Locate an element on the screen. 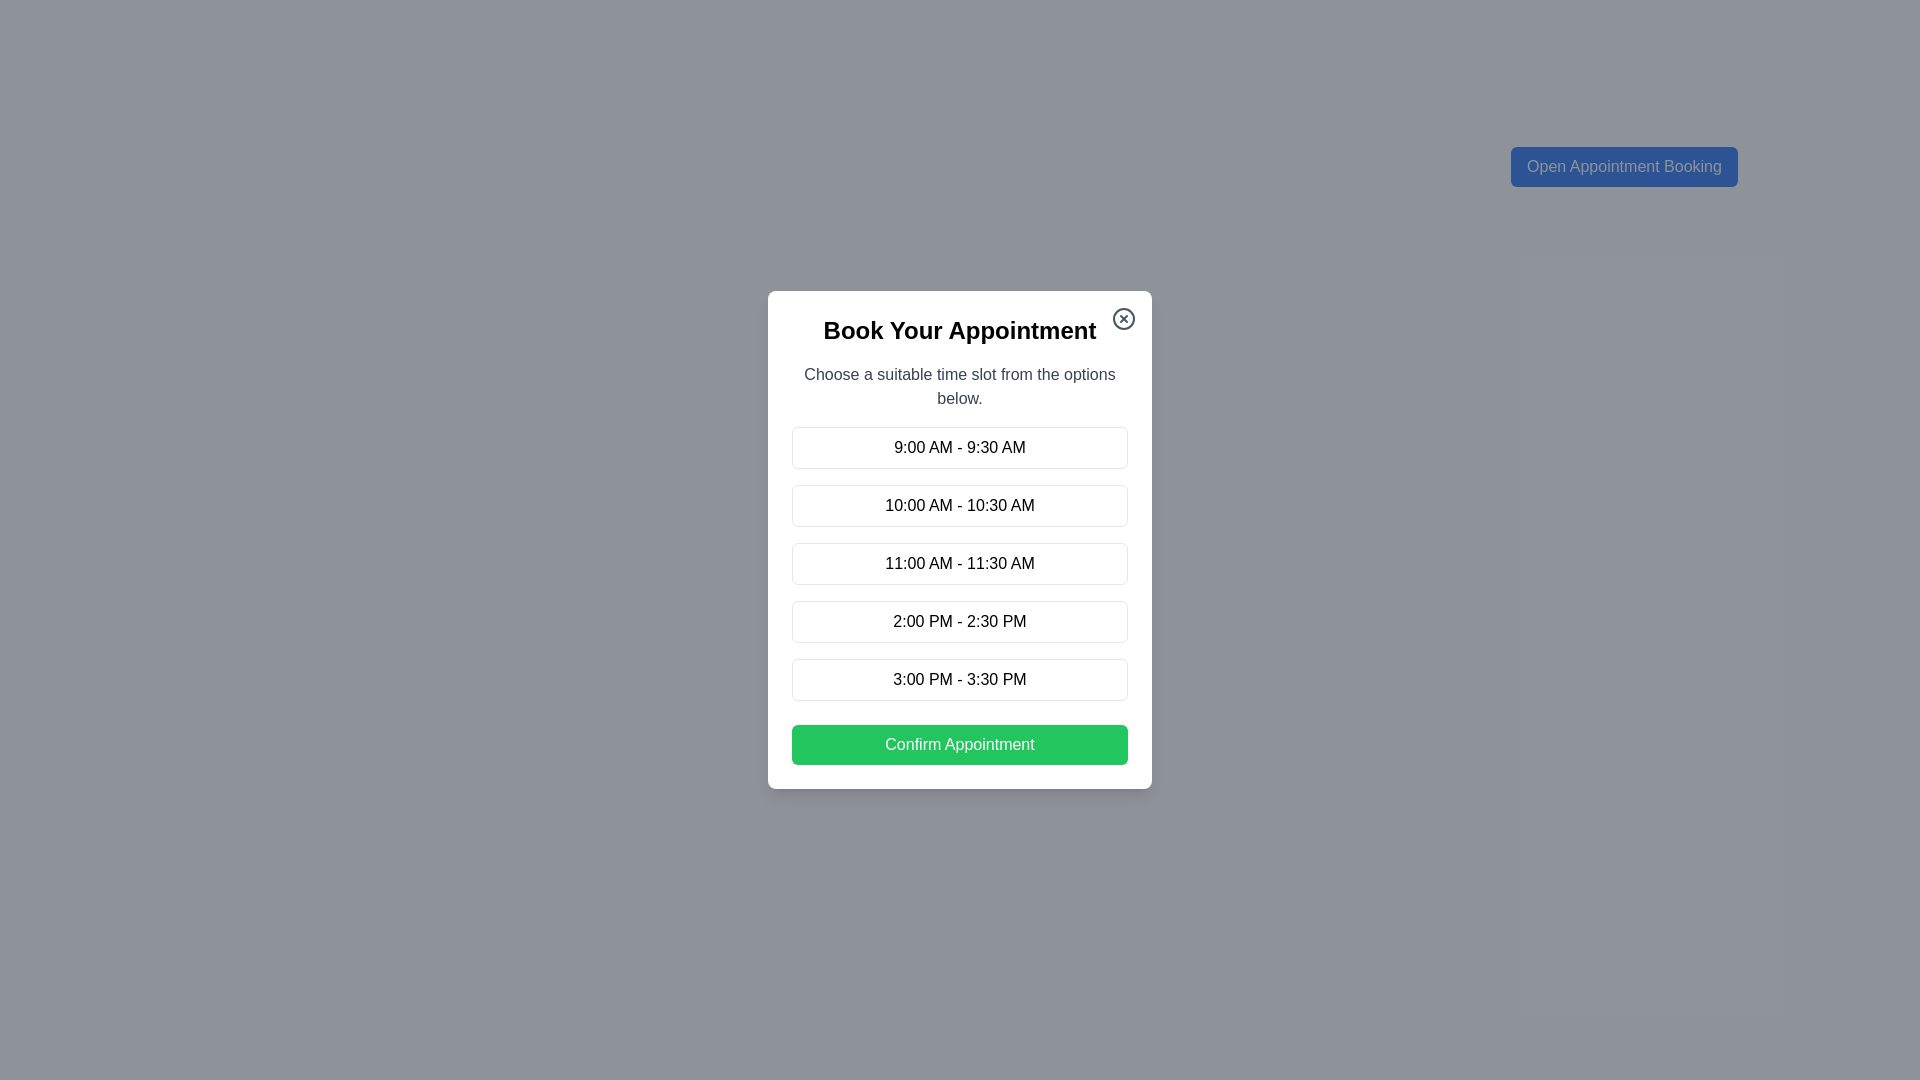 The image size is (1920, 1080). the time slot option card for booking an appointment, which is the second item in the list titled 'Book Your Appointment', located between '9:00 AM - 9:30 AM' and '11:00 AM - 11:30 AM' is located at coordinates (960, 504).